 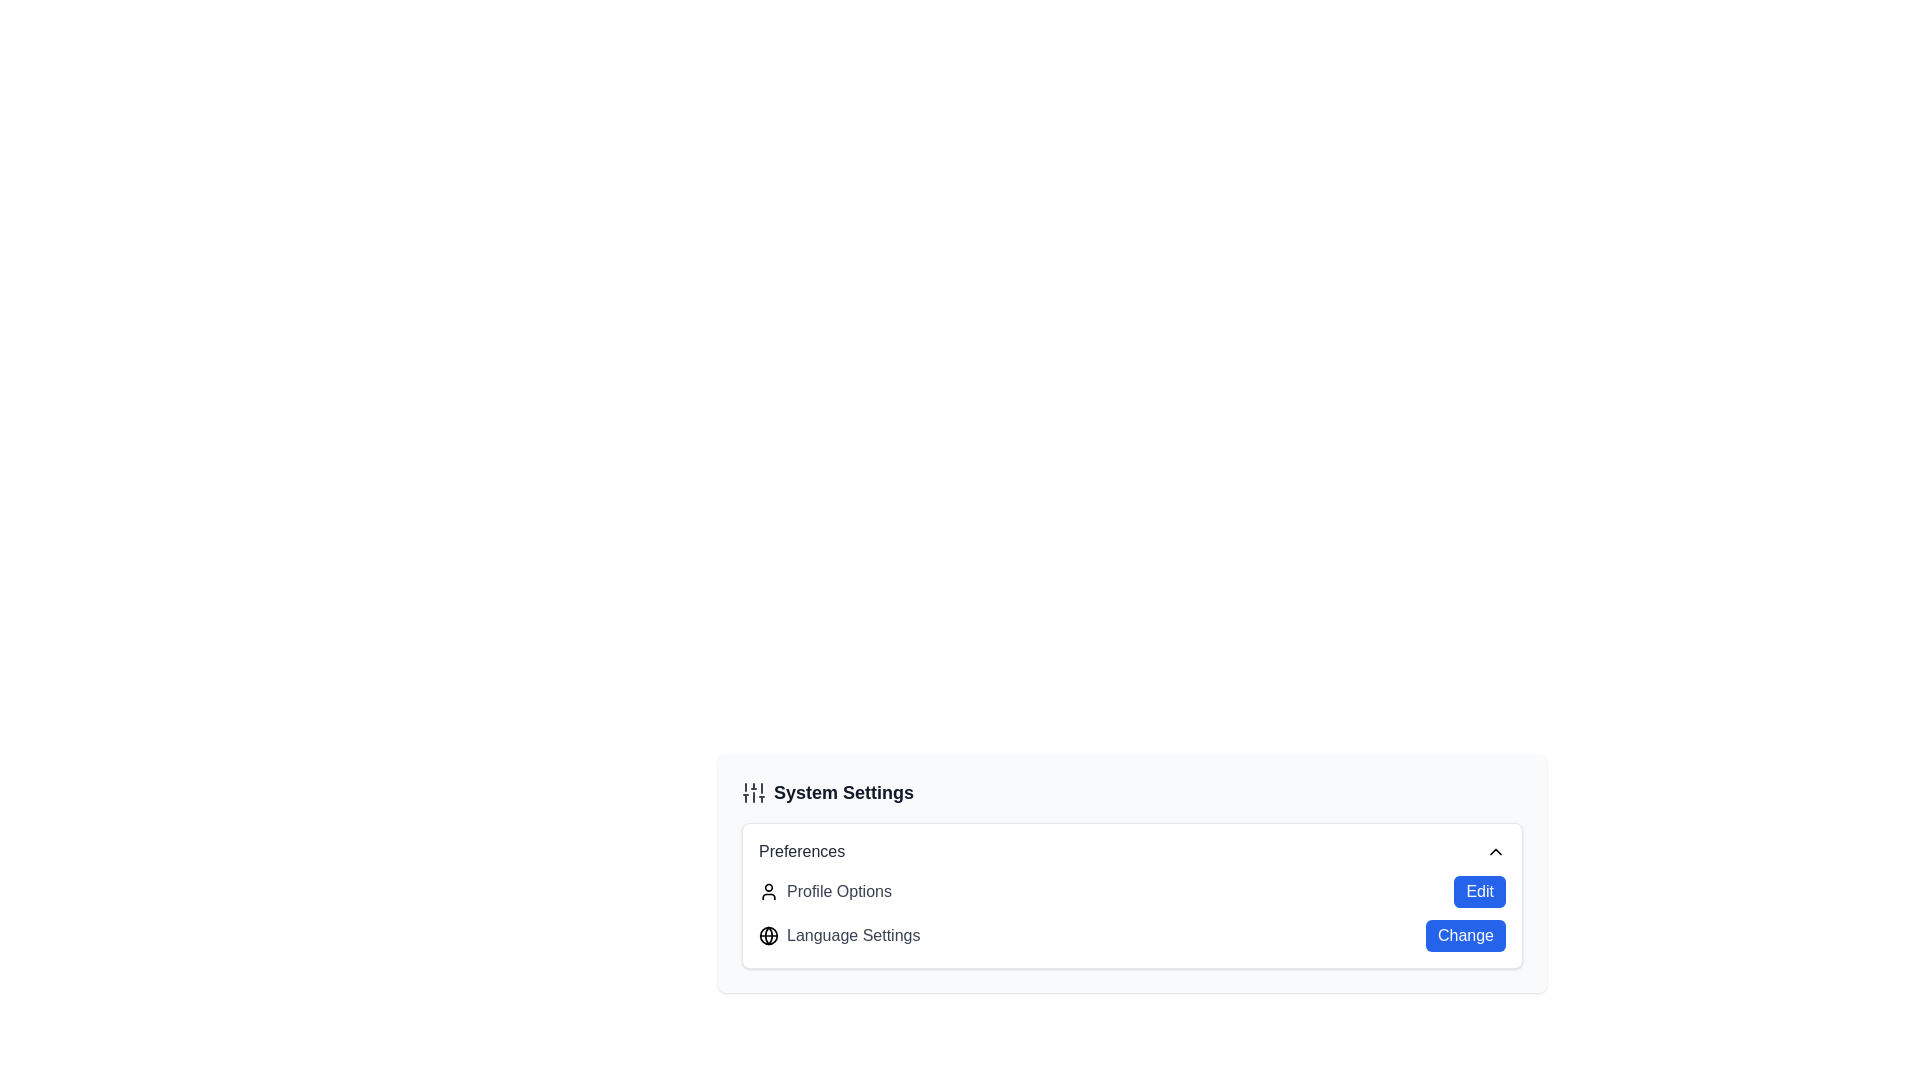 What do you see at coordinates (1132, 914) in the screenshot?
I see `the 'Change' button in the 'Language Settings' row to configure language settings` at bounding box center [1132, 914].